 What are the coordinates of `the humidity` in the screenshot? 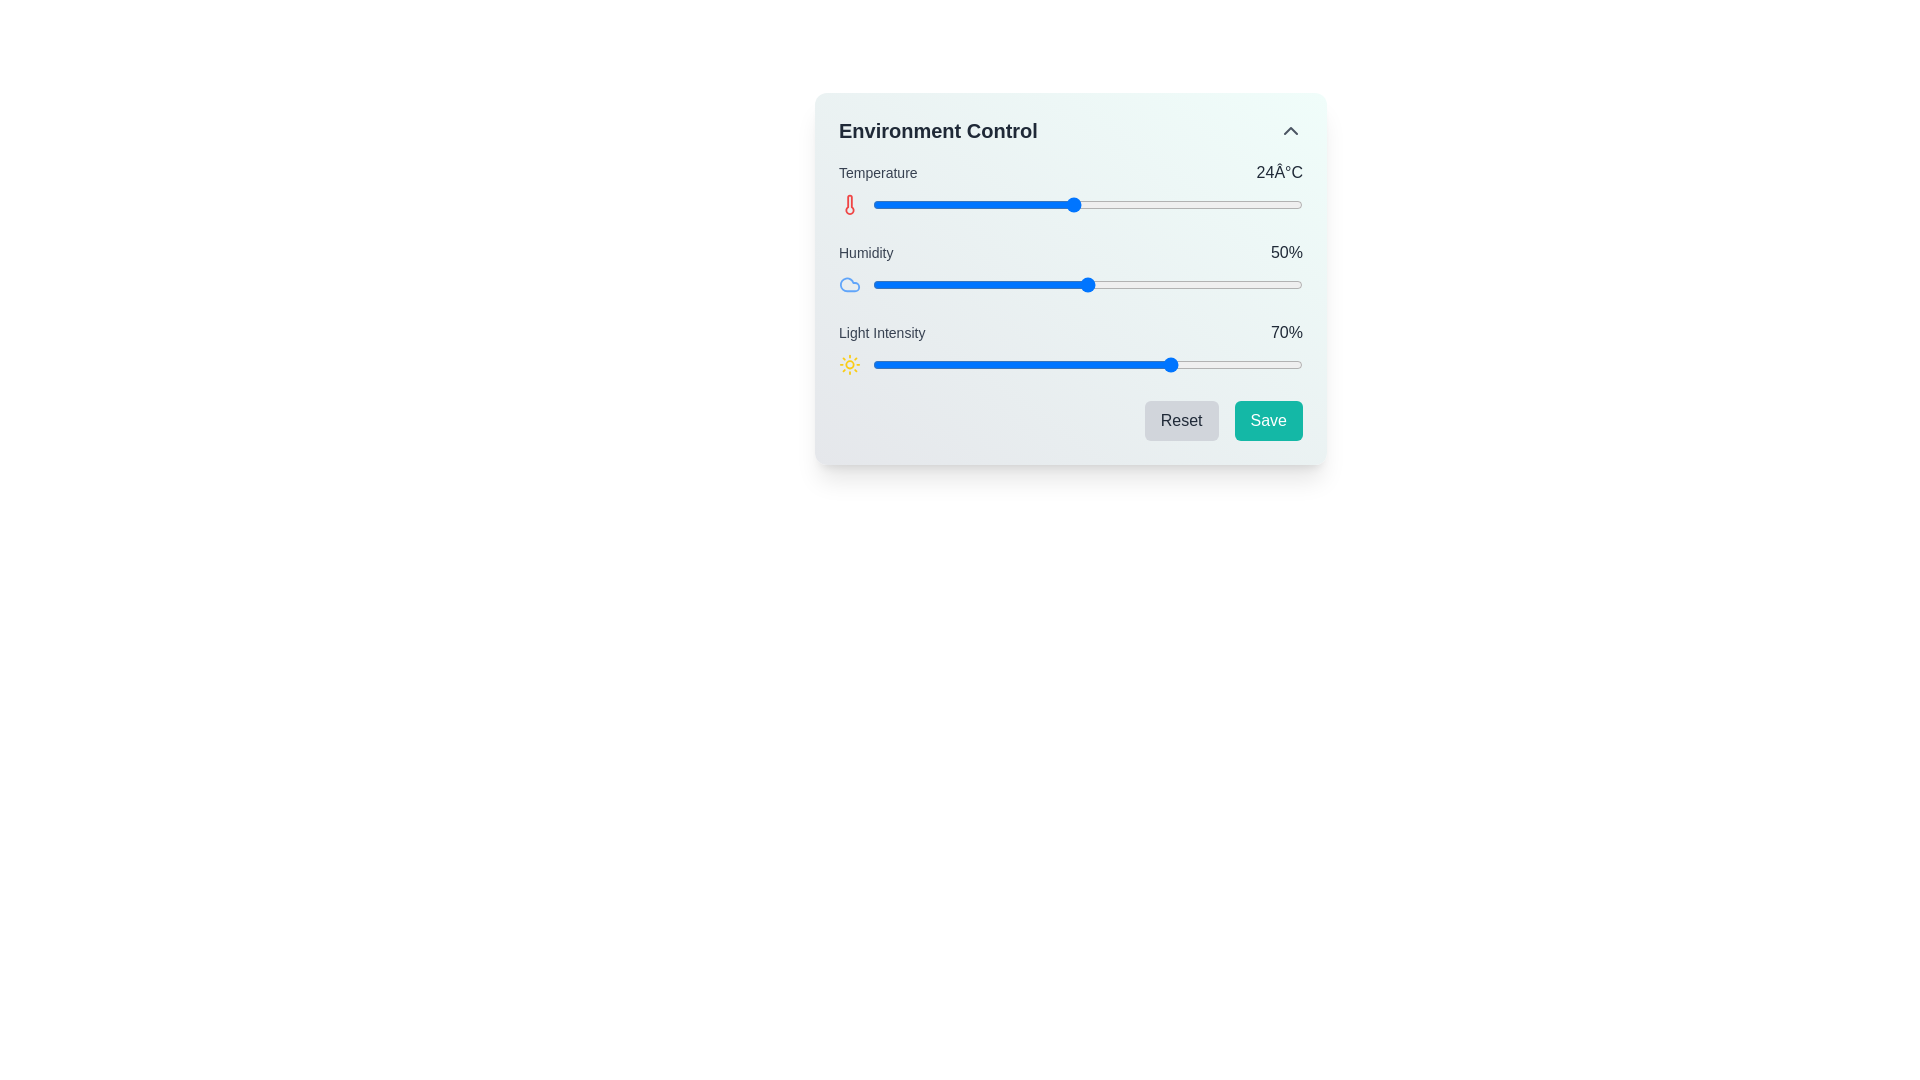 It's located at (915, 285).